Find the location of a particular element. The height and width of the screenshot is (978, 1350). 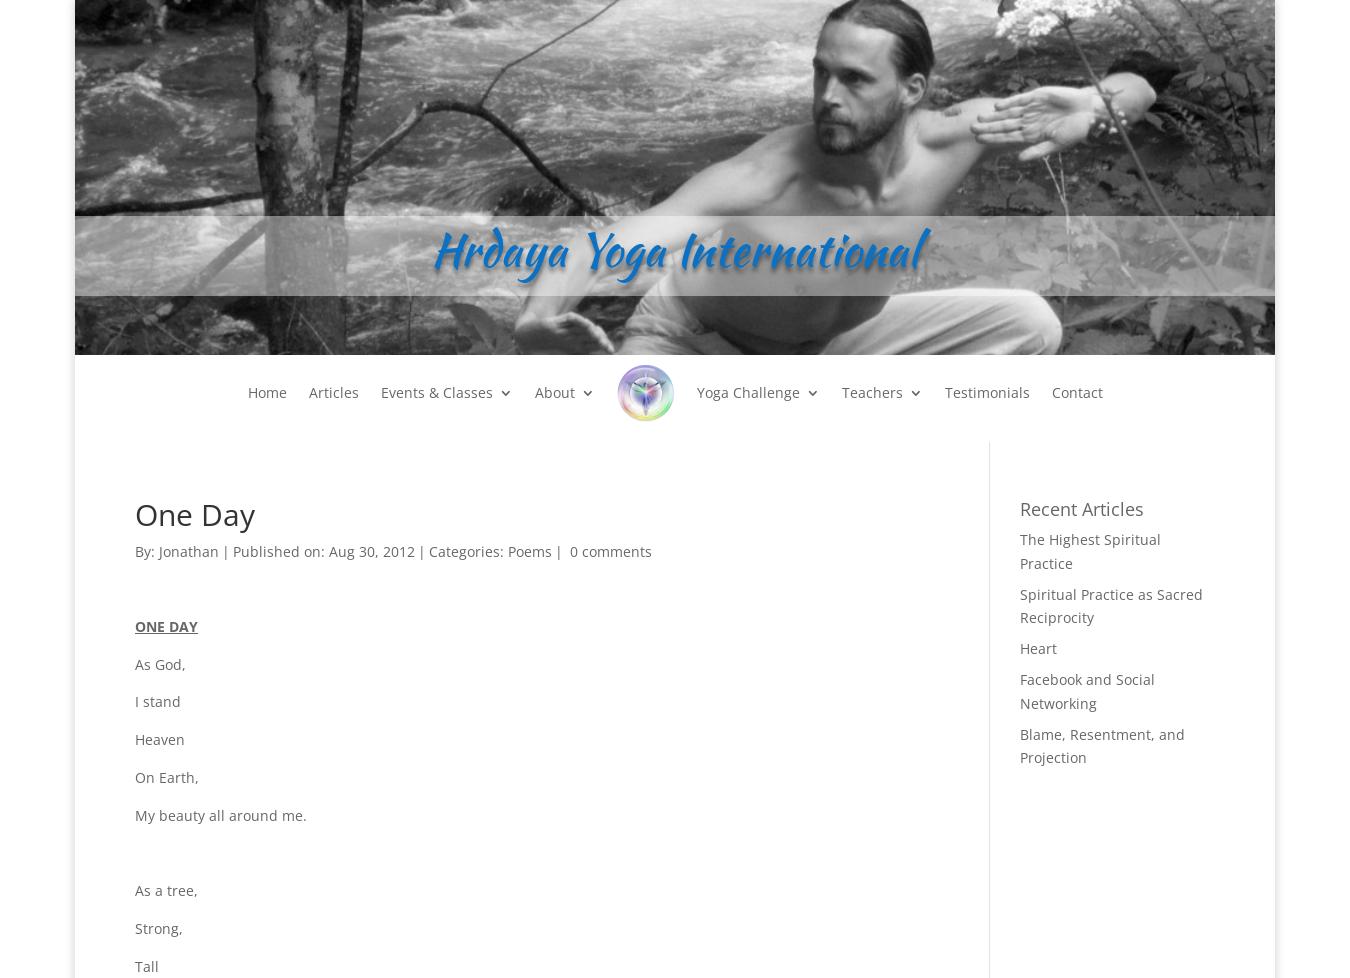

'Articles' is located at coordinates (332, 391).